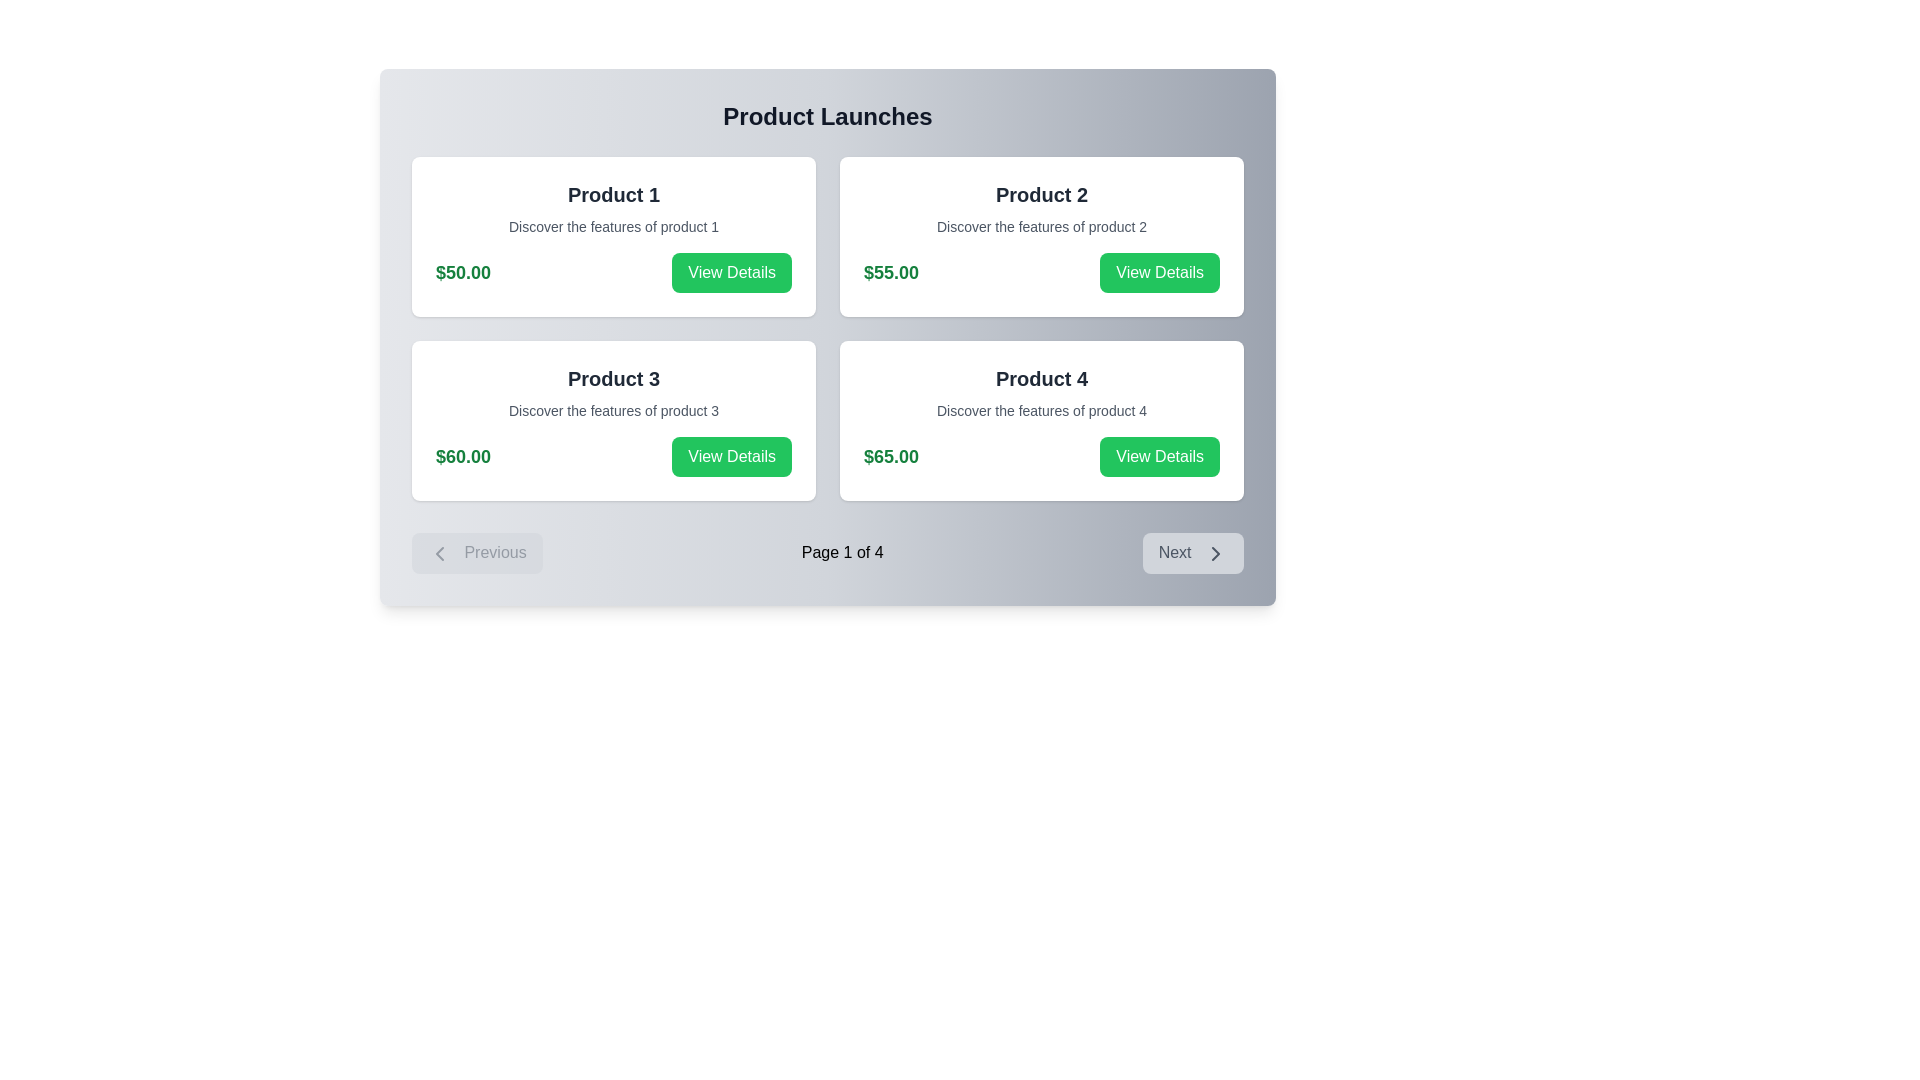 Image resolution: width=1920 pixels, height=1080 pixels. Describe the element at coordinates (476, 553) in the screenshot. I see `the disabled previous page button located at the bottom-left corner of the navigation bar` at that location.